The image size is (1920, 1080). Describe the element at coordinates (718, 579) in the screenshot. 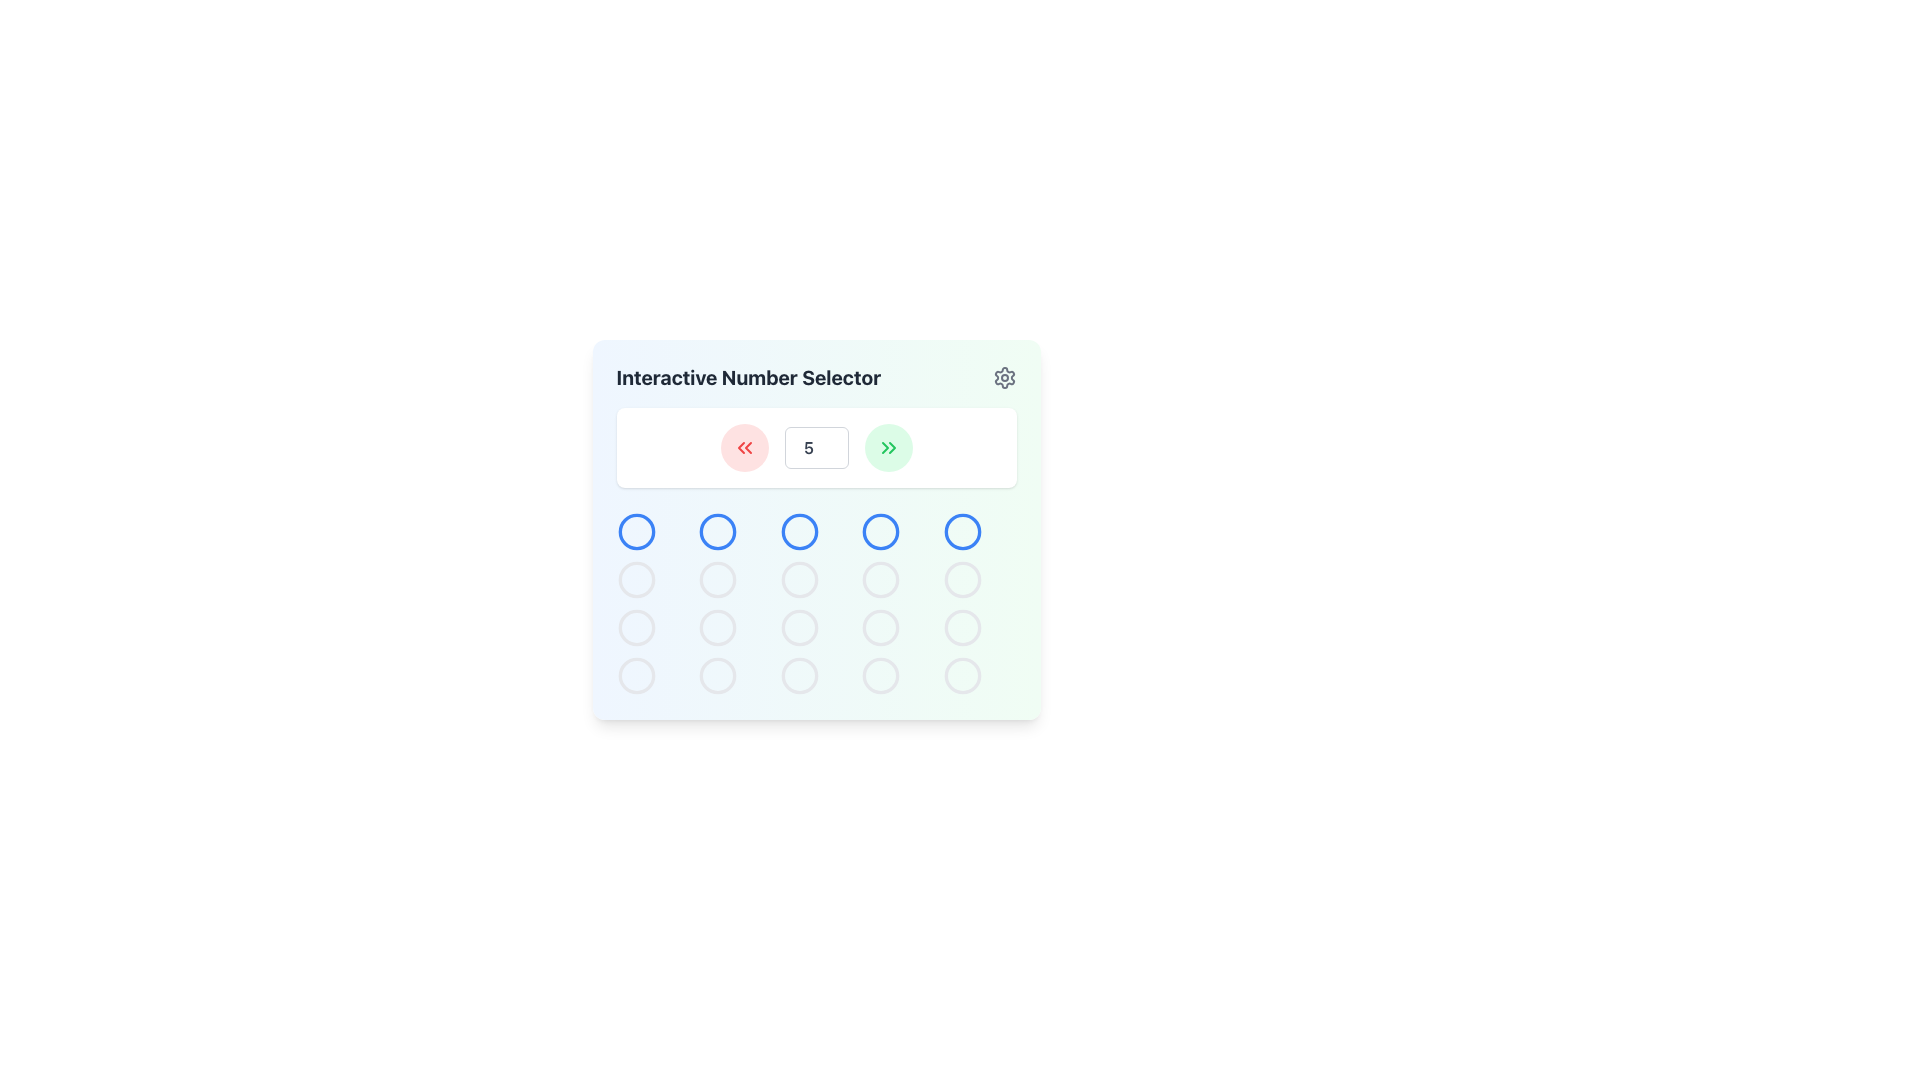

I see `the selectable indicator circle located in the second column and second row of the grid beneath the 'Interactive Number Selector' title` at that location.